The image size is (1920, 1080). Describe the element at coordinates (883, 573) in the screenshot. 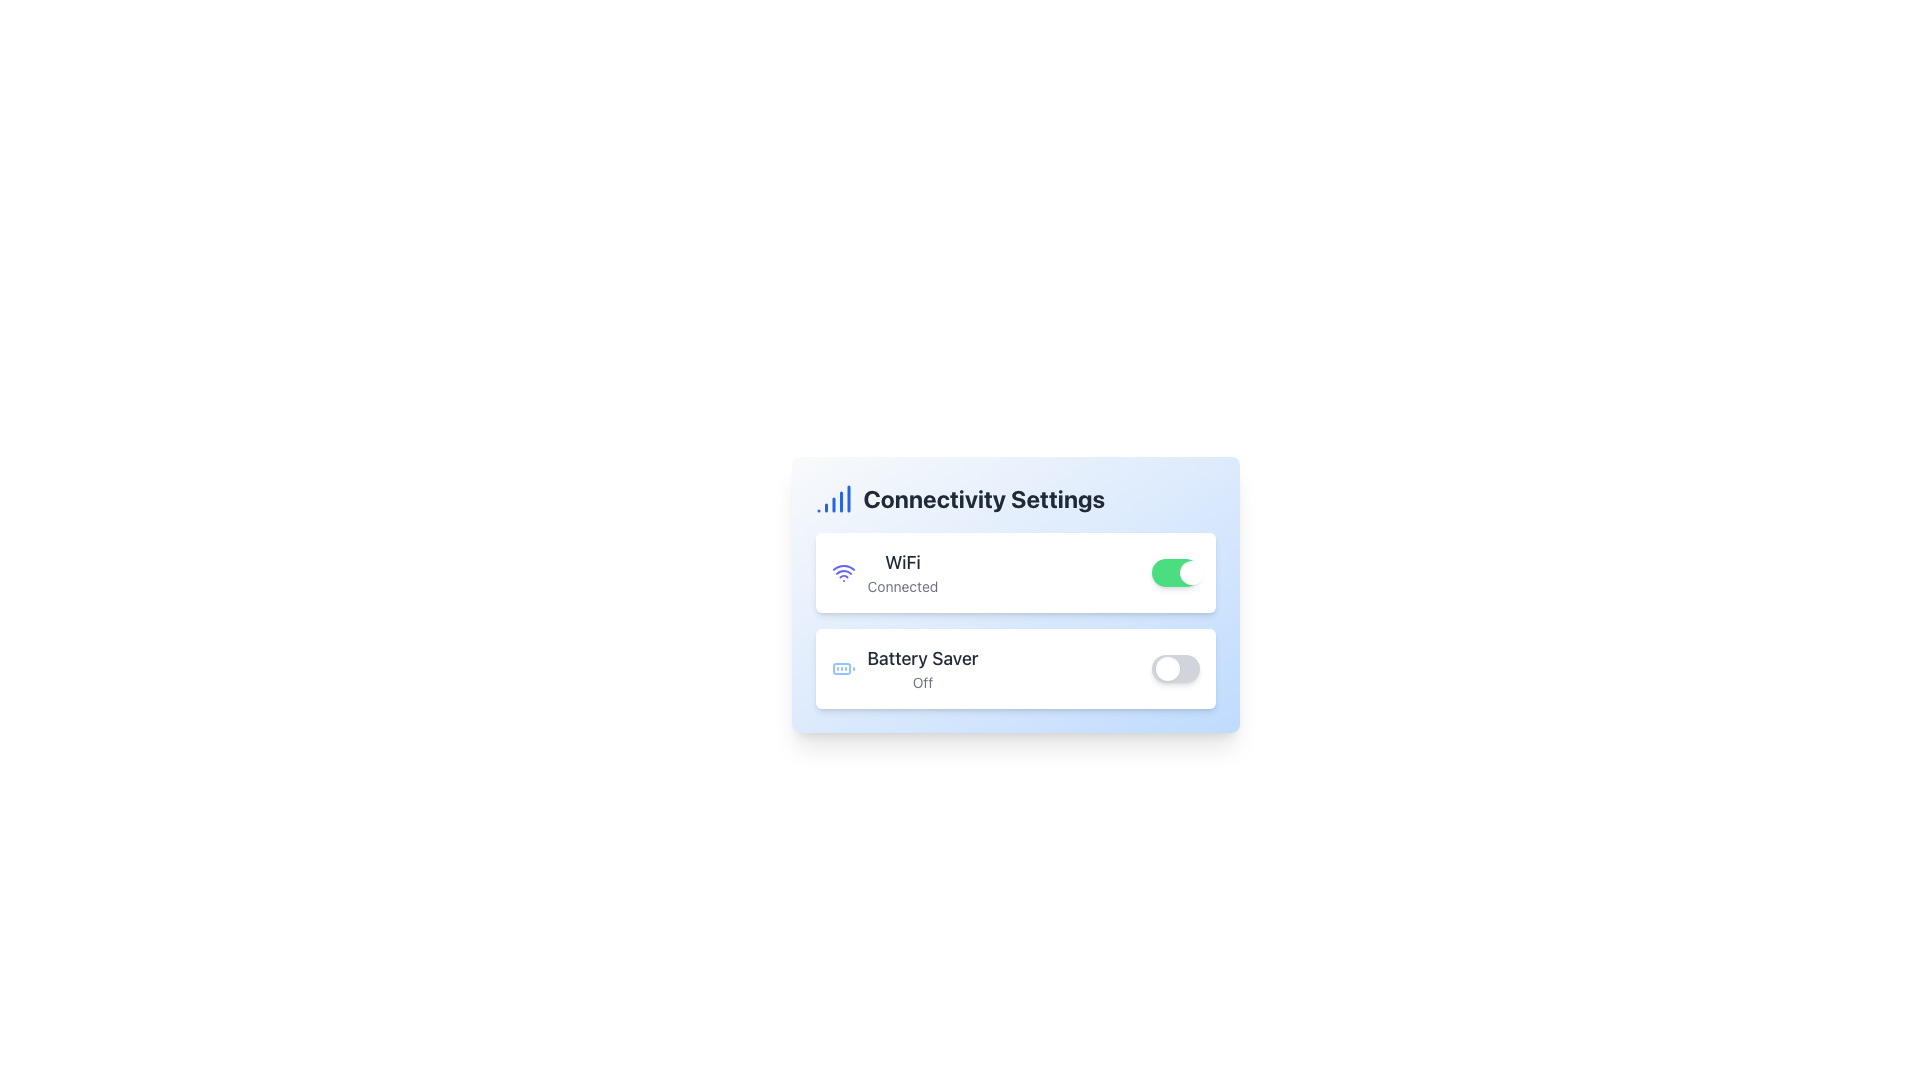

I see `the Status display showing the WiFi icon and text indicating 'WiFi' and 'Connected' in the Connectivity Settings card, positioned to the left of the green toggle switch` at that location.